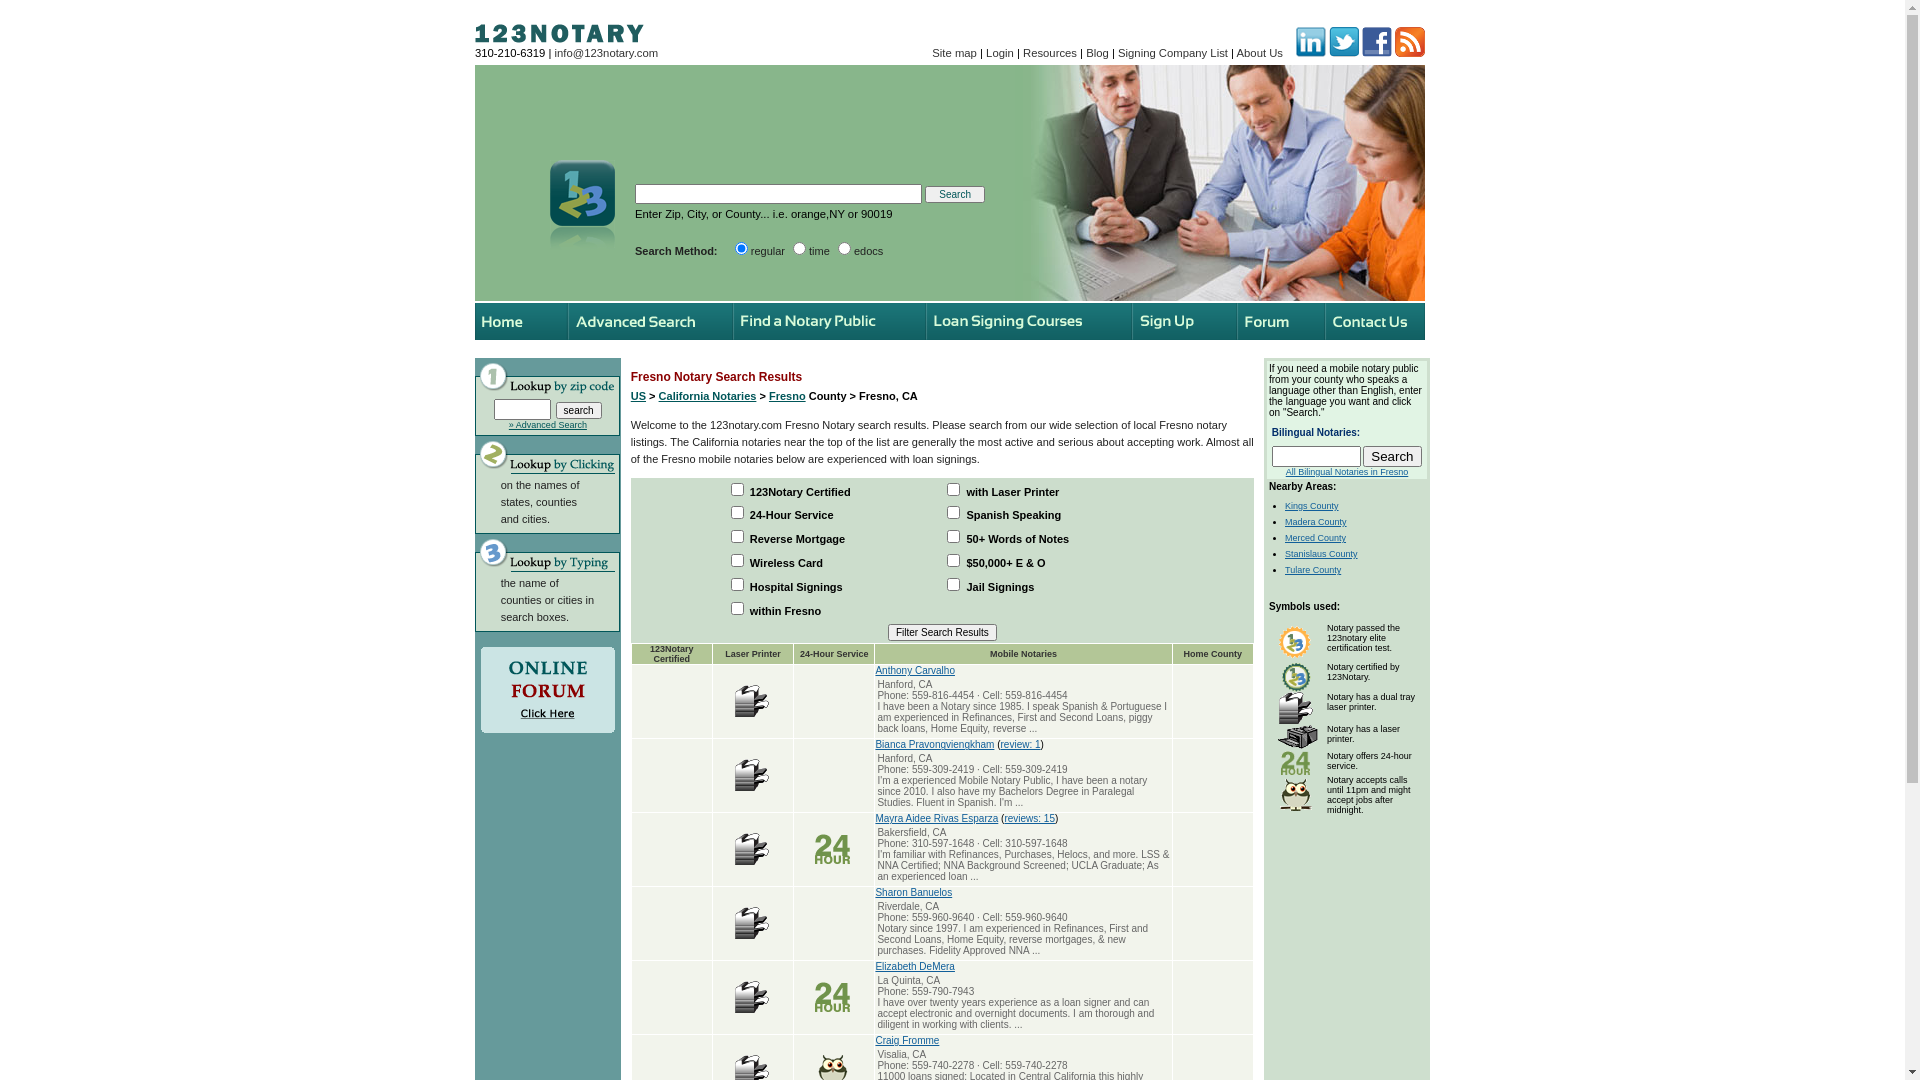 This screenshot has width=1920, height=1080. What do you see at coordinates (906, 1039) in the screenshot?
I see `'Craig Fromme'` at bounding box center [906, 1039].